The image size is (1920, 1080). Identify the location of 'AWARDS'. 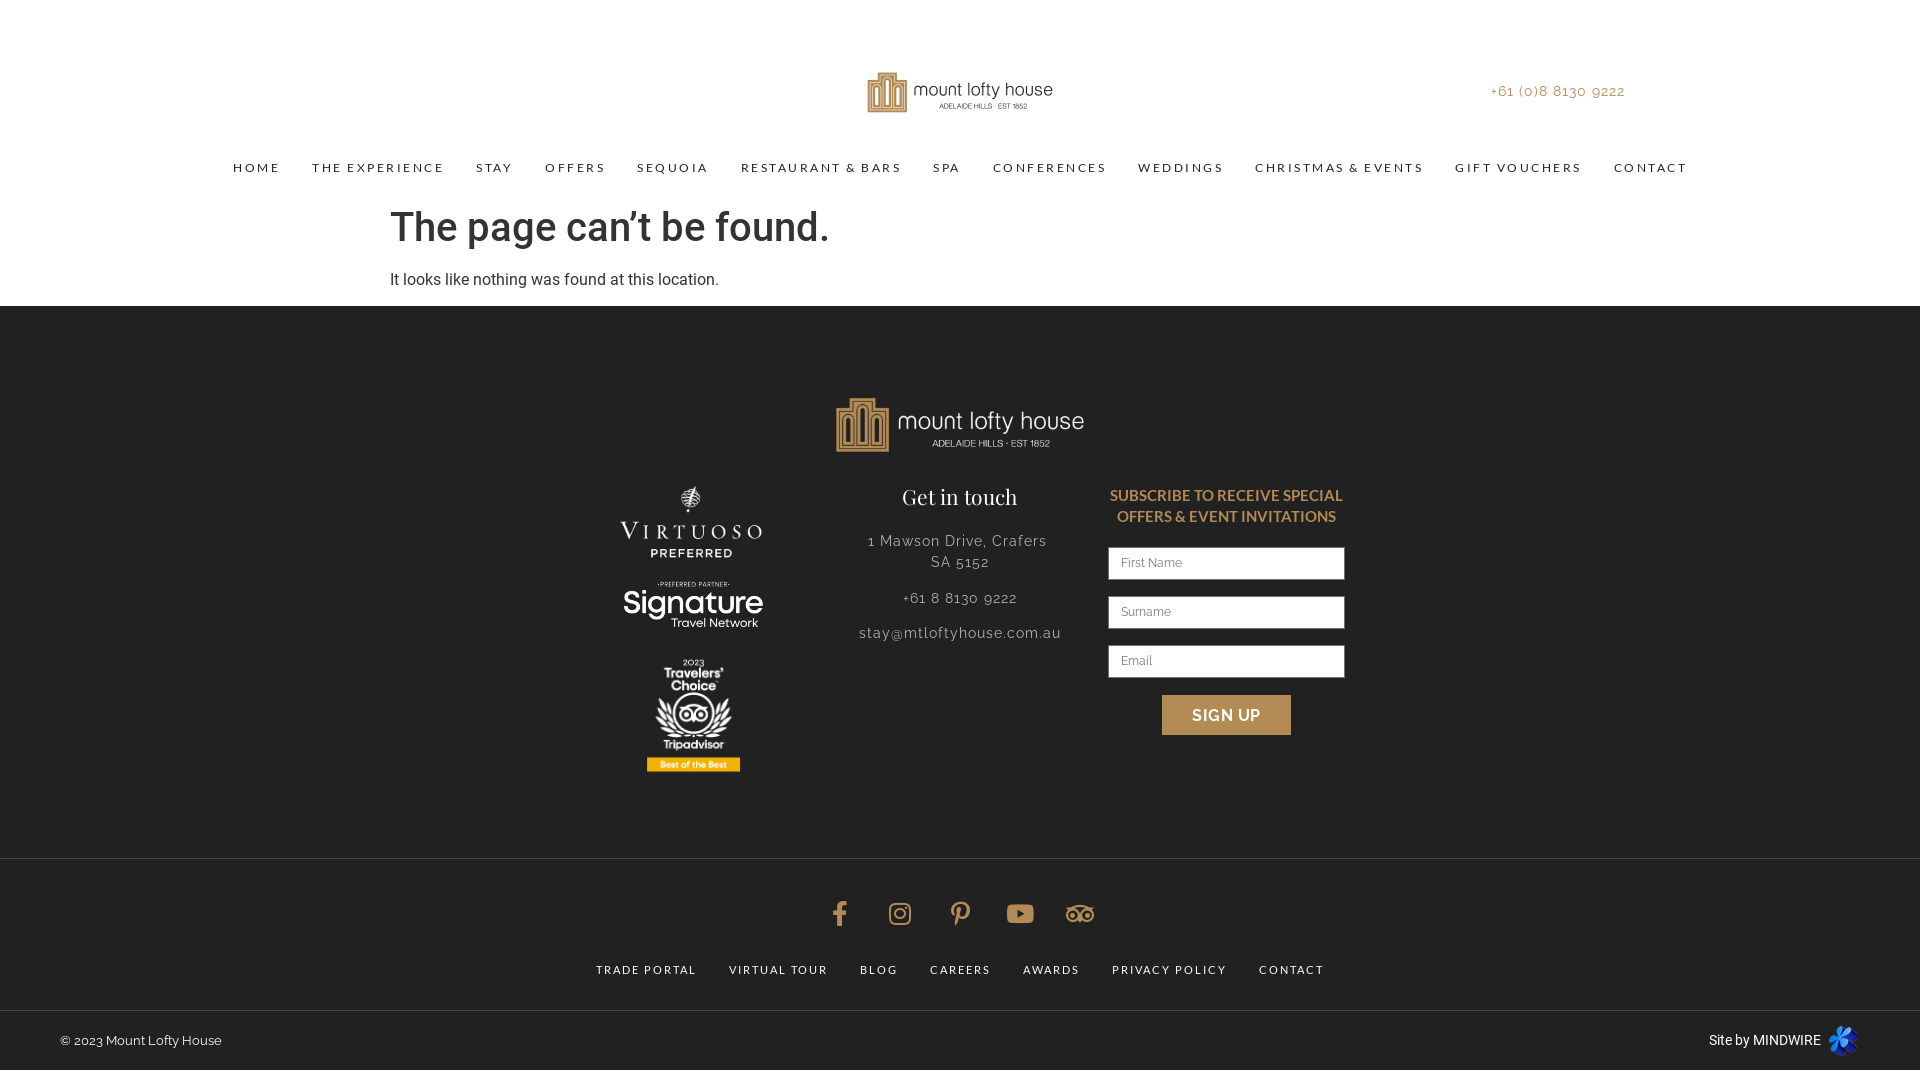
(1022, 968).